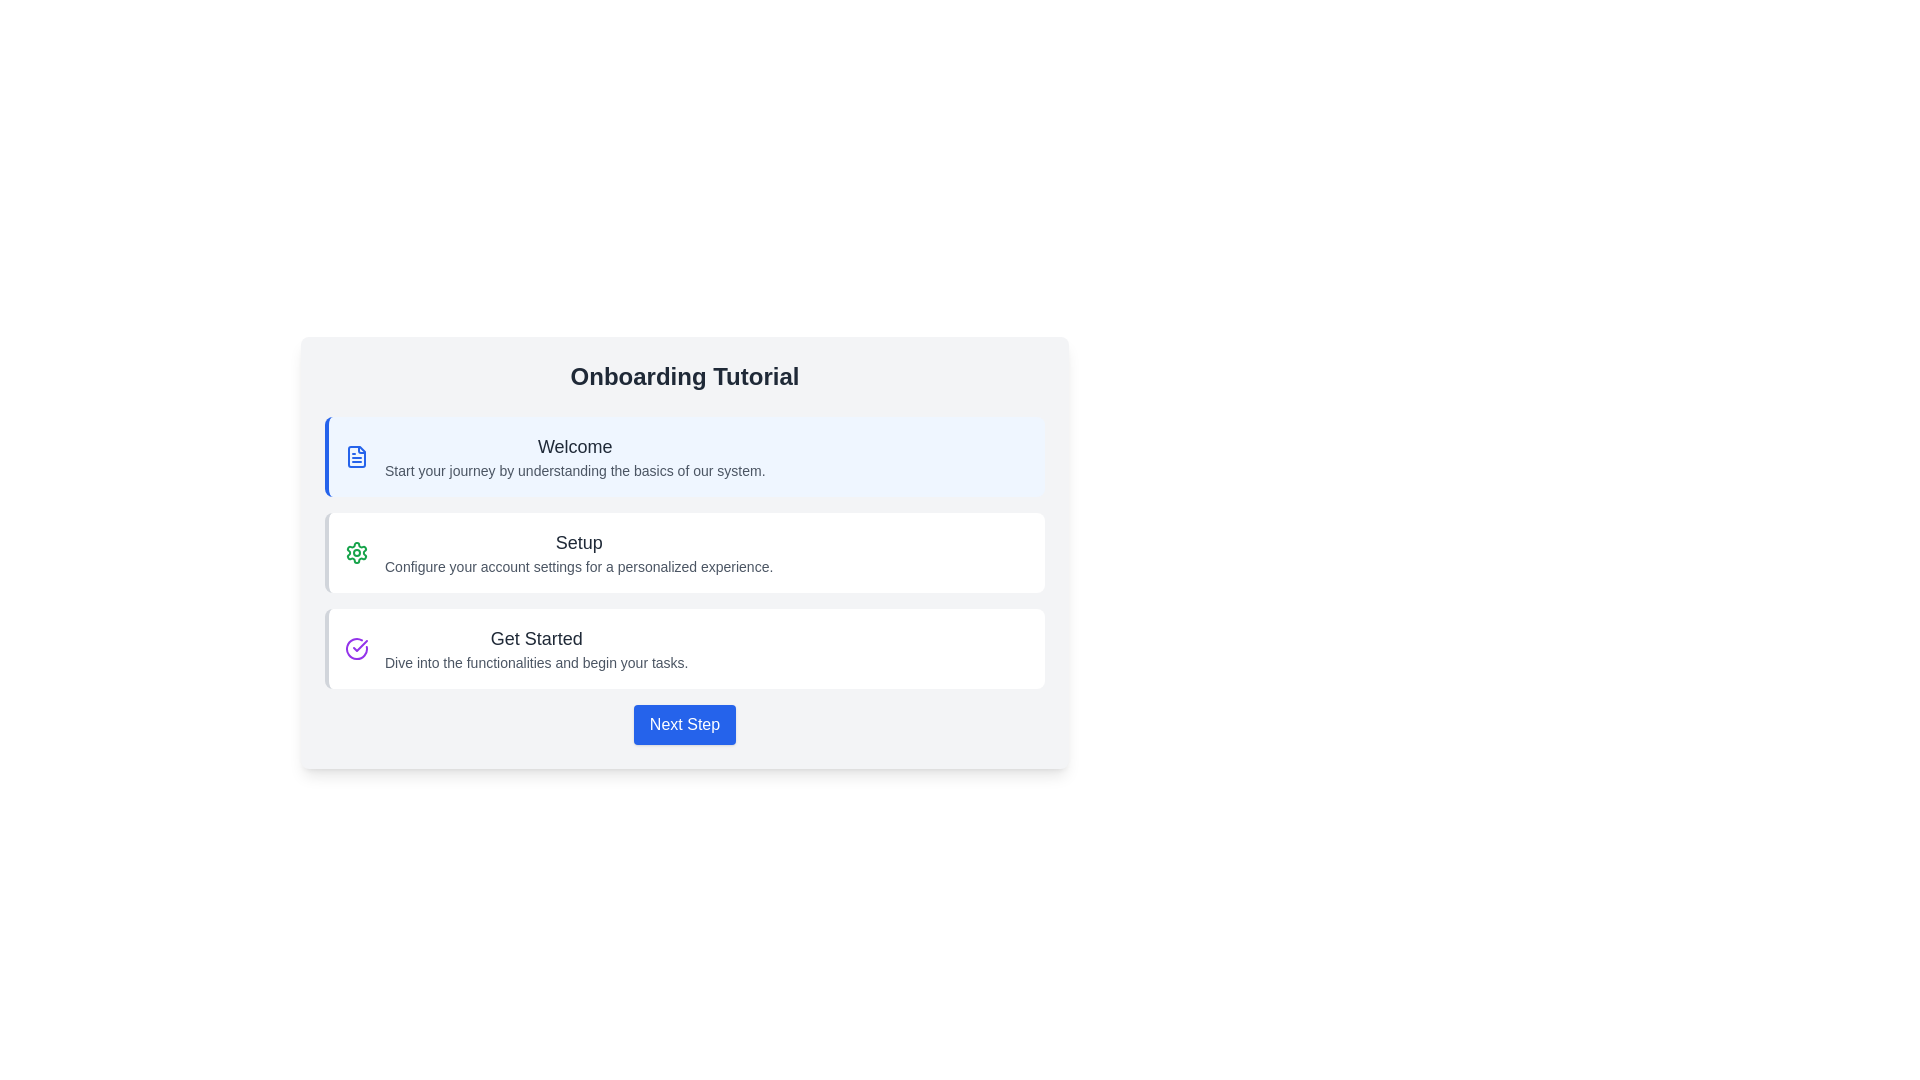 This screenshot has width=1920, height=1080. I want to click on the SVG icon representing a file or document in the 'Welcome' section of the 'Onboarding Tutorial', so click(356, 456).